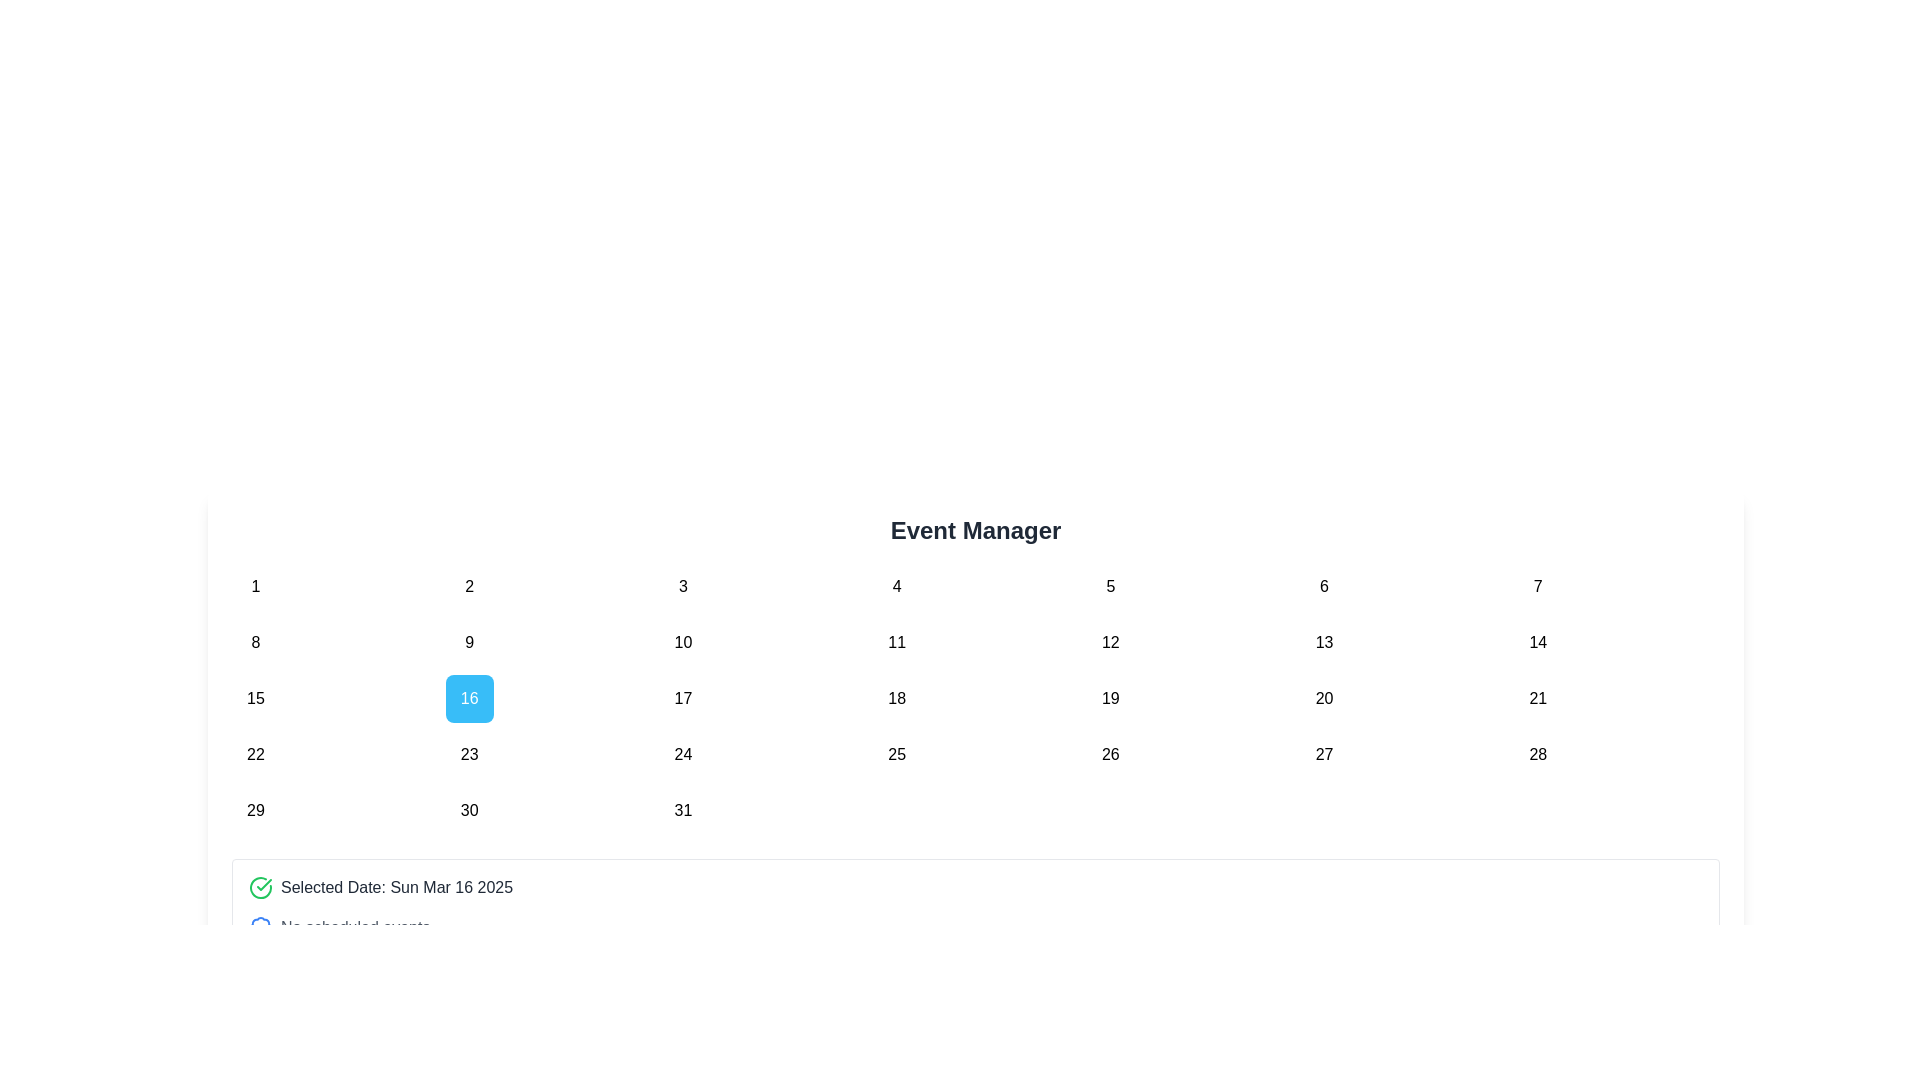 The height and width of the screenshot is (1080, 1920). Describe the element at coordinates (468, 697) in the screenshot. I see `the date selection button for the 16th of the month in the calendar interface under 'Event Manager'` at that location.